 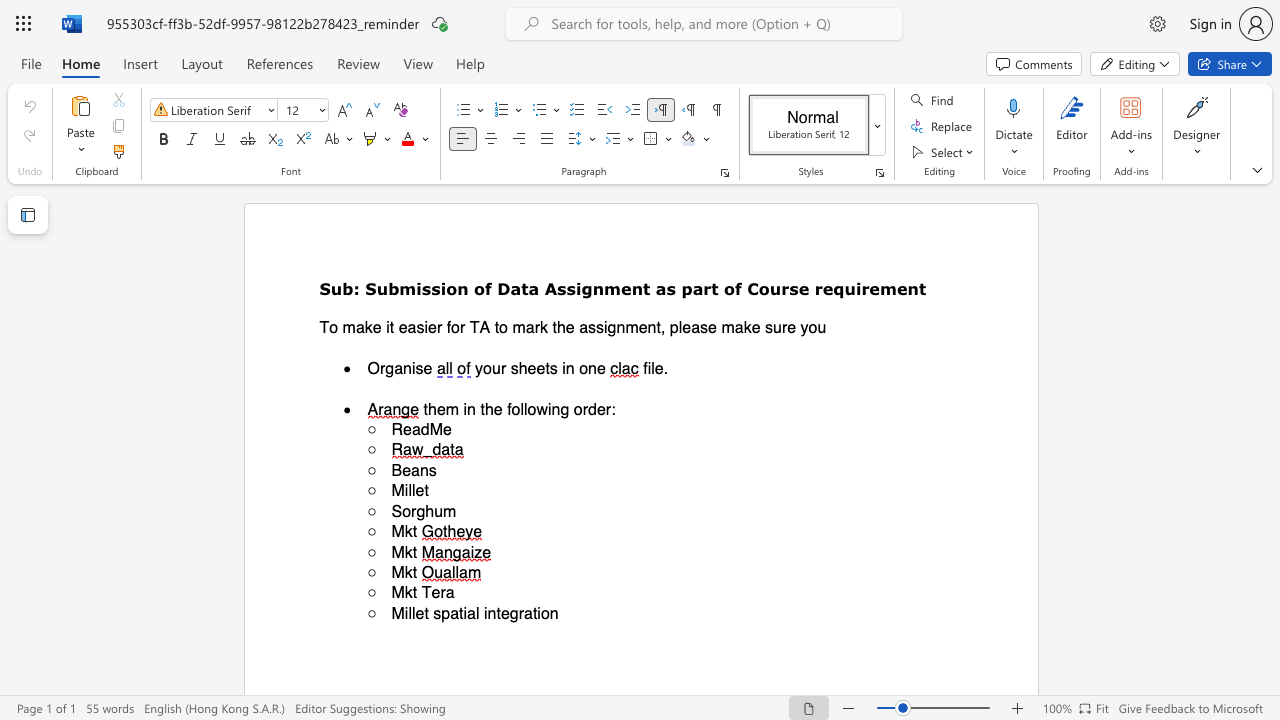 I want to click on the 2th character "i" in the text, so click(x=464, y=612).